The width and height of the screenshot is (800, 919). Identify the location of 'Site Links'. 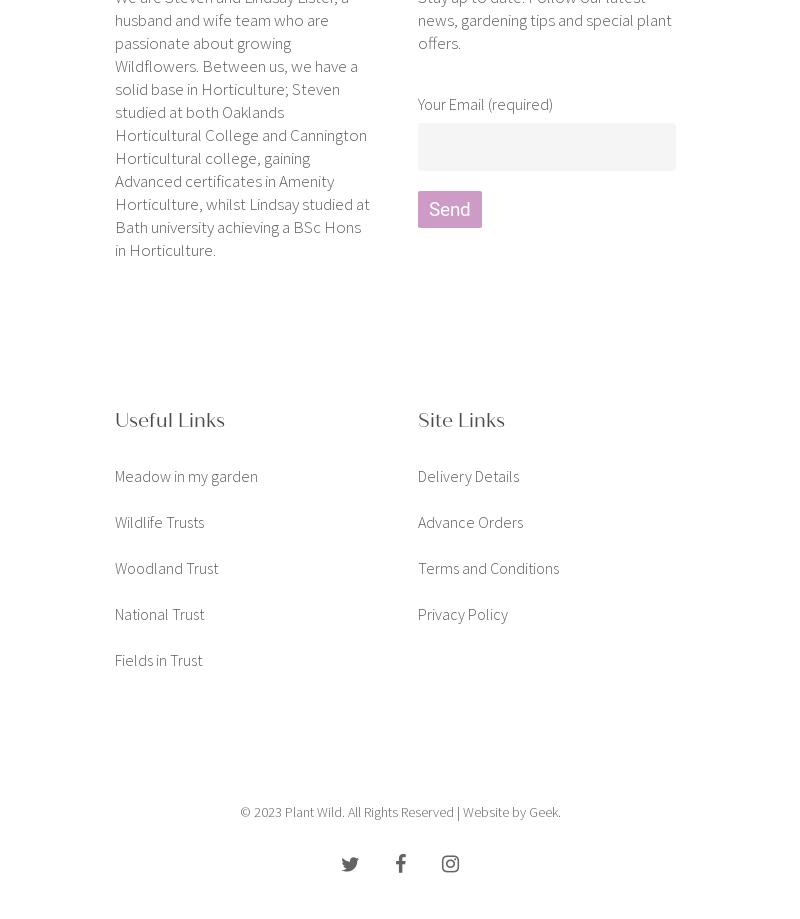
(460, 419).